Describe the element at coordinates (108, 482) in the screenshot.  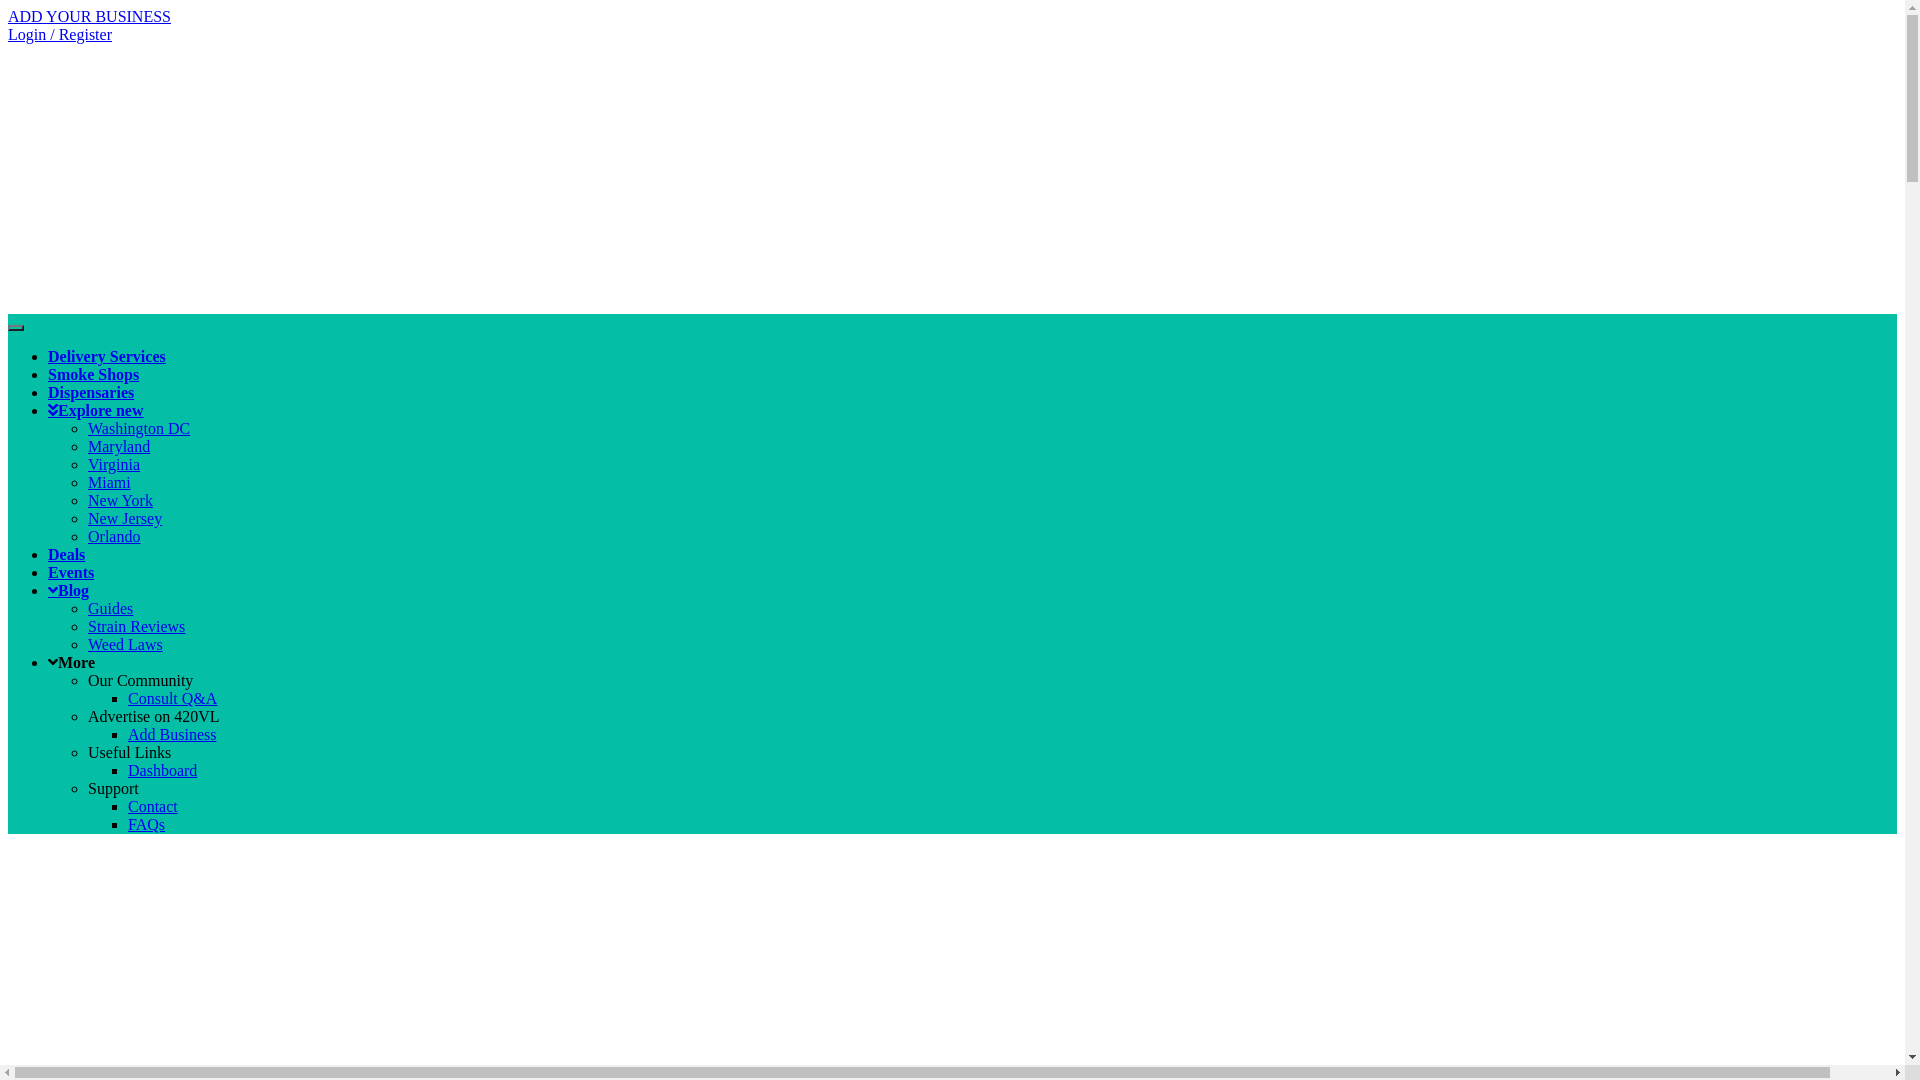
I see `'Miami'` at that location.